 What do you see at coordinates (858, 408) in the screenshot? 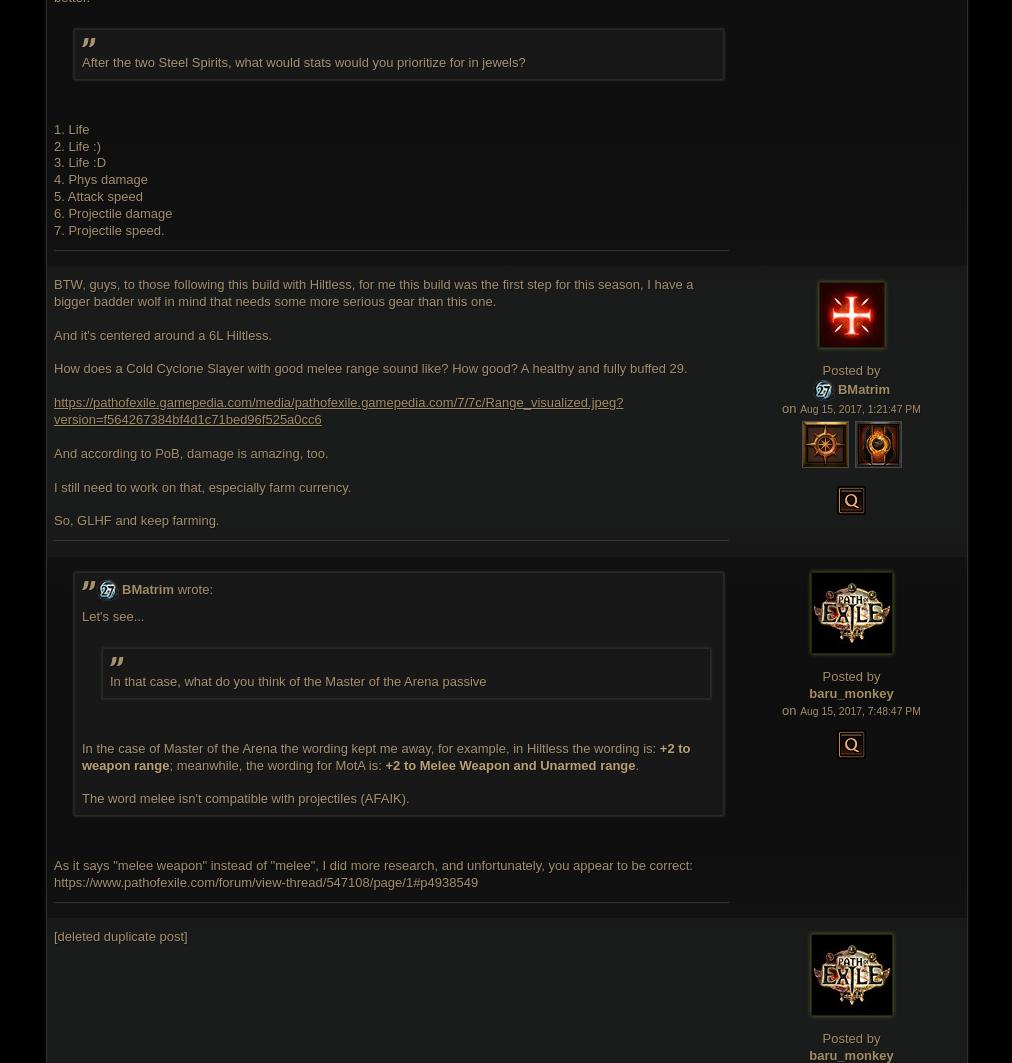
I see `'Aug 15, 2017, 1:21:47 PM'` at bounding box center [858, 408].